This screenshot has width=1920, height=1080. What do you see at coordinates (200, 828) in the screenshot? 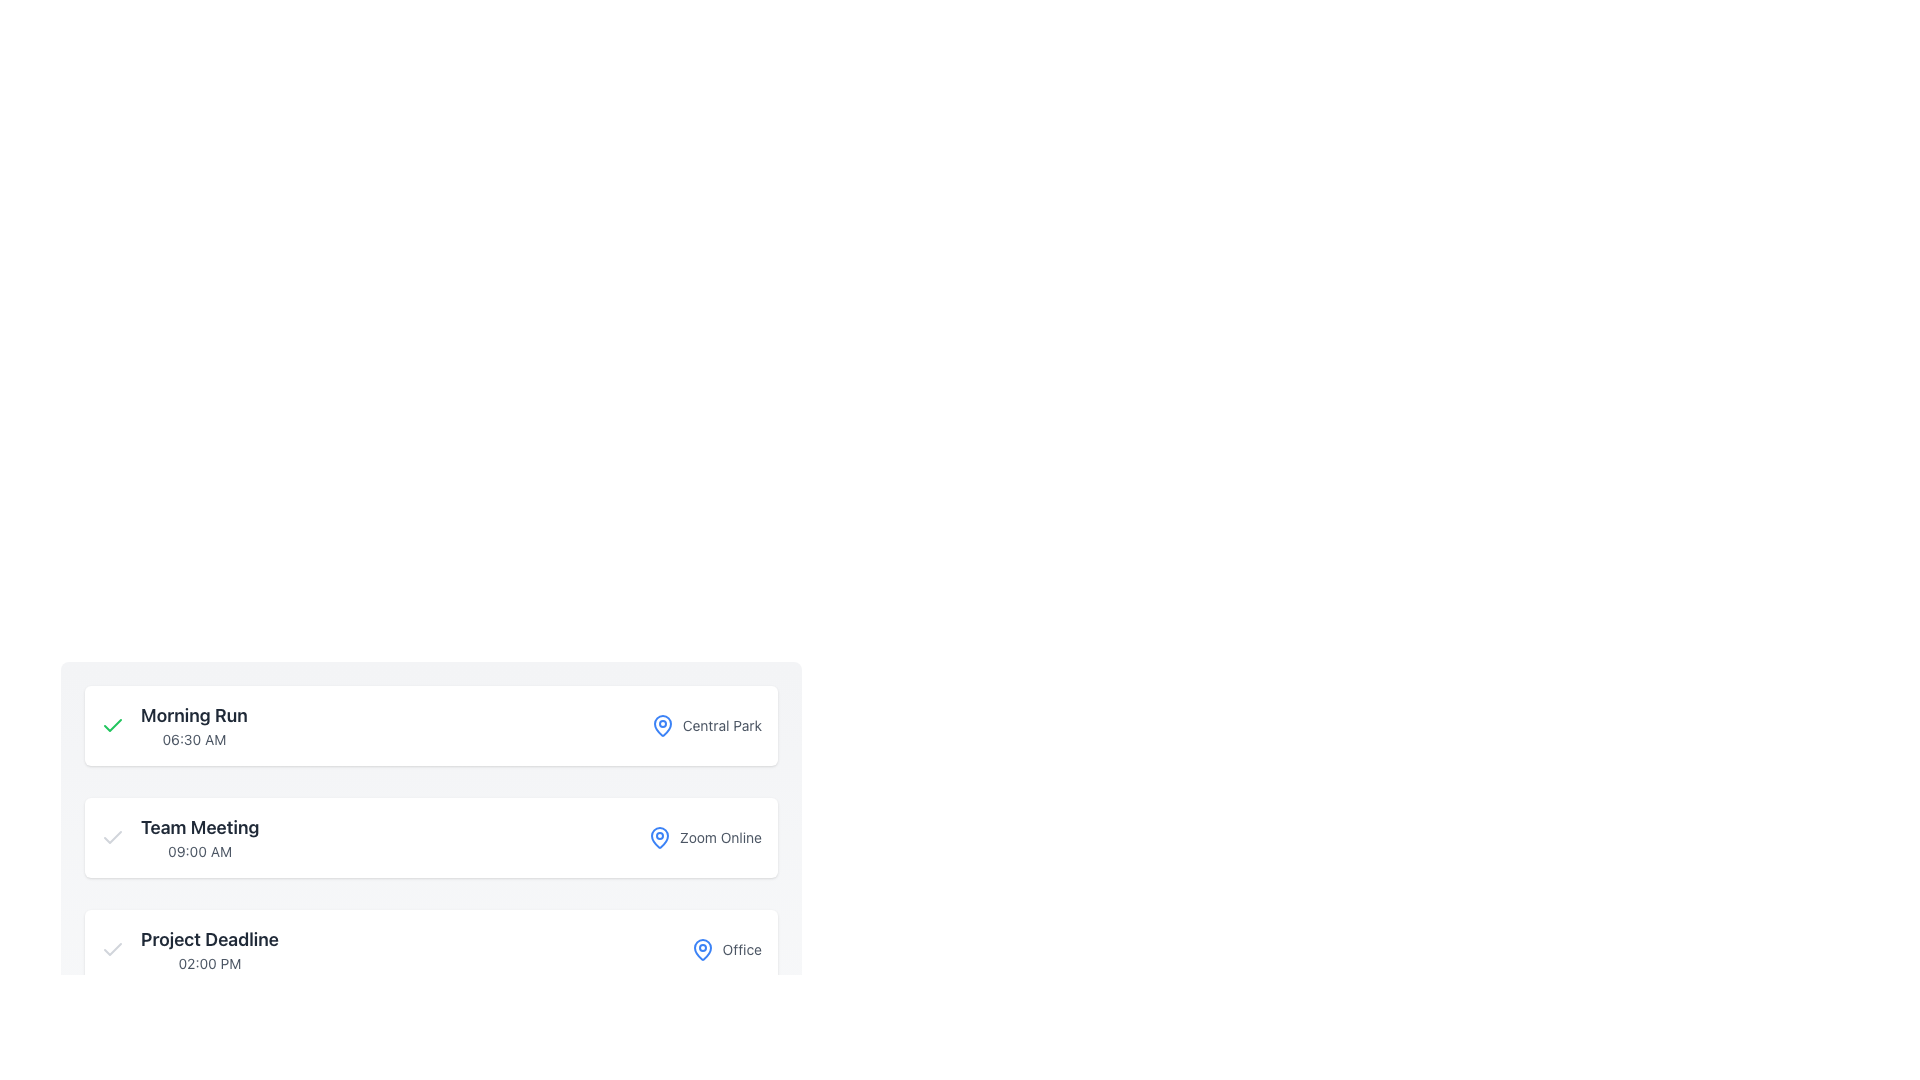
I see `text of the 'Team Meeting' label, which is the second item in a vertically stacked list of events or tasks` at bounding box center [200, 828].